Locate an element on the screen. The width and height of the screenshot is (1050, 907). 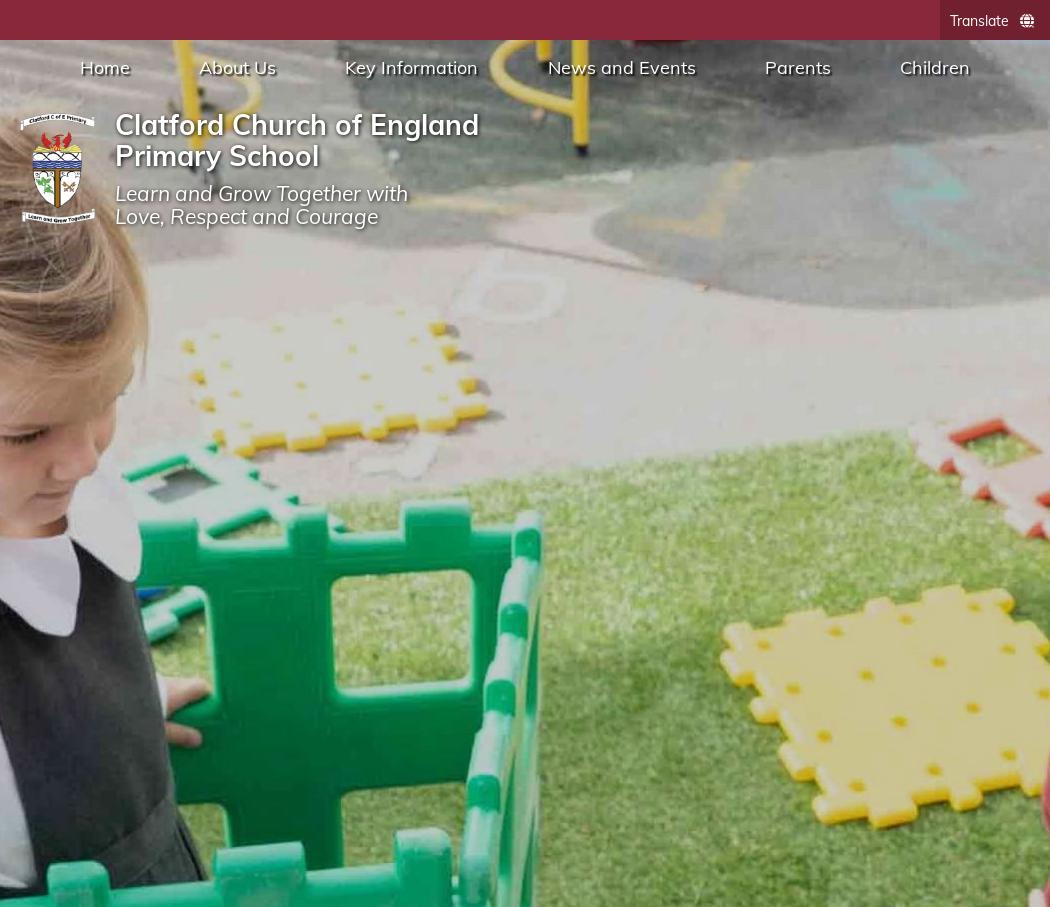
'Clatford Church of England' is located at coordinates (113, 123).